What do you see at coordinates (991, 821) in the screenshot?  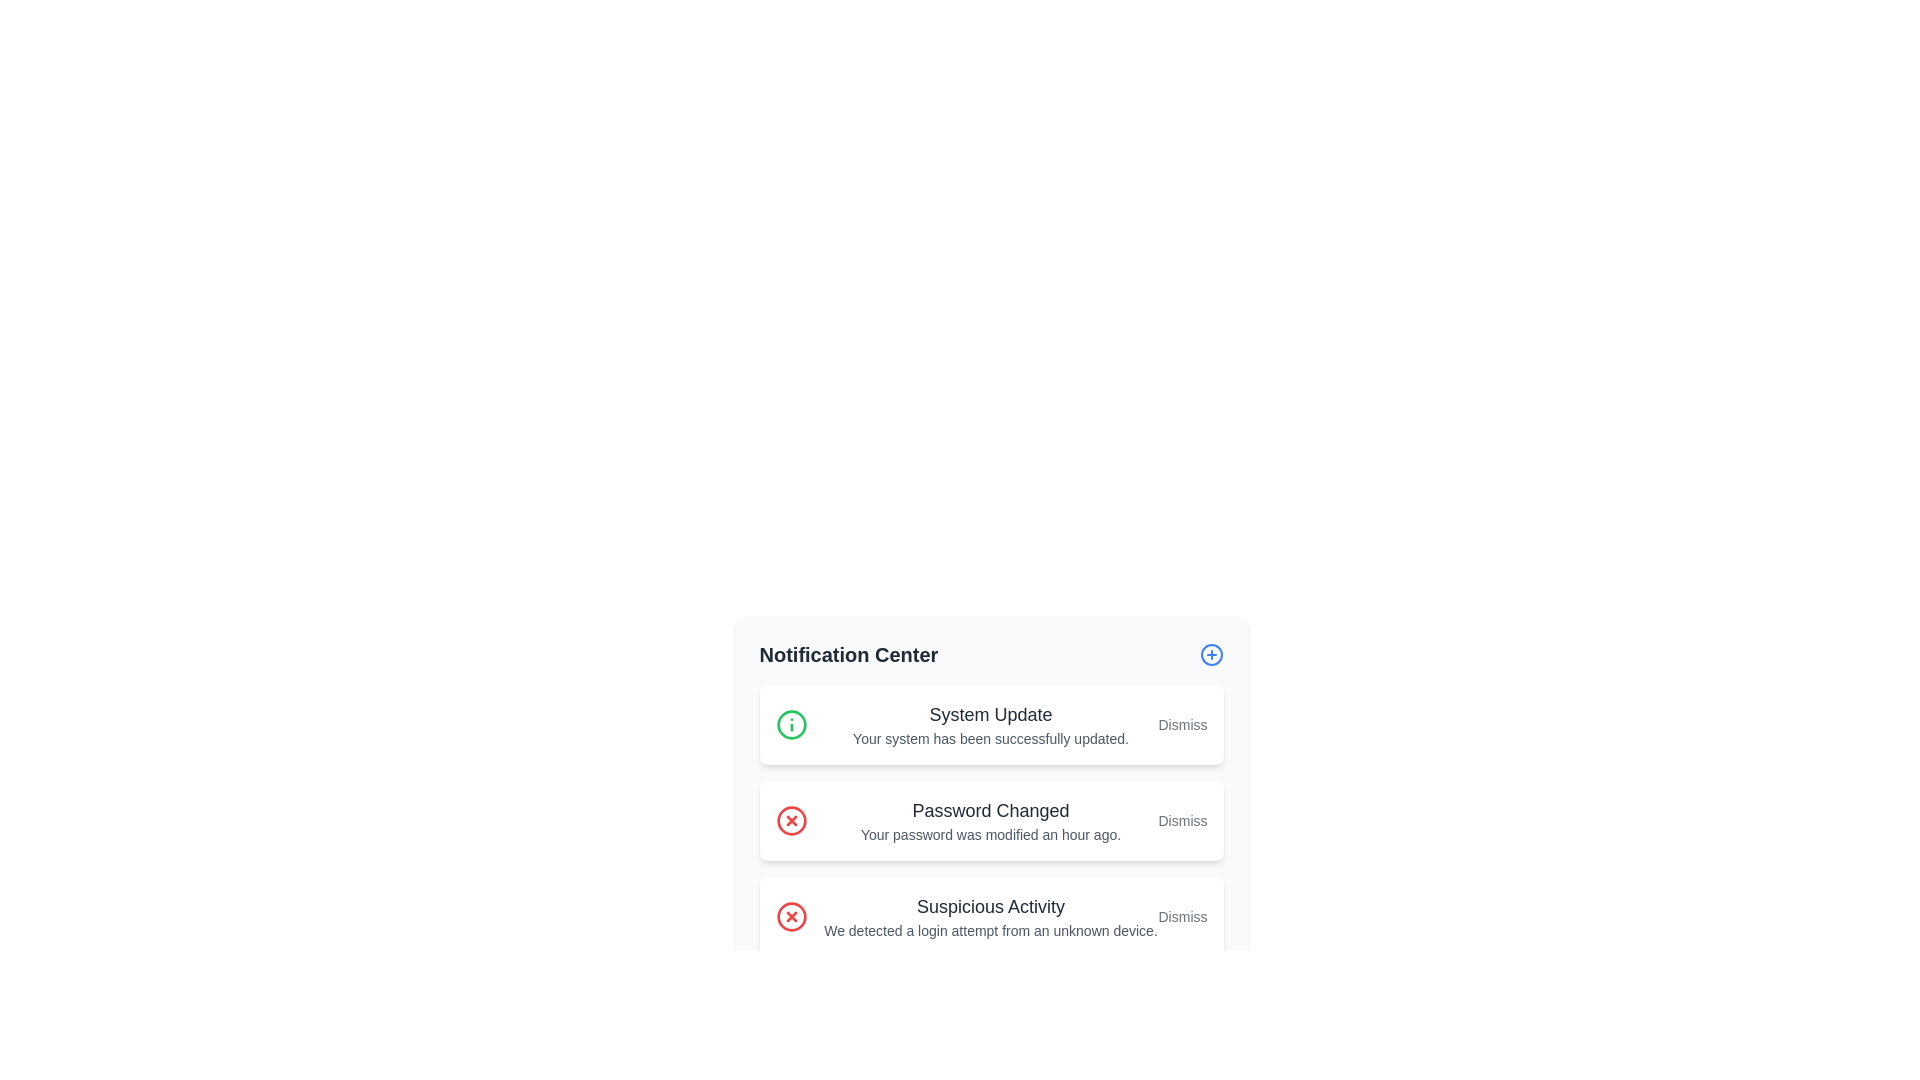 I see `the 'Password Changed' notification card, which is the second notification in the list, featuring a title and a dismiss link` at bounding box center [991, 821].